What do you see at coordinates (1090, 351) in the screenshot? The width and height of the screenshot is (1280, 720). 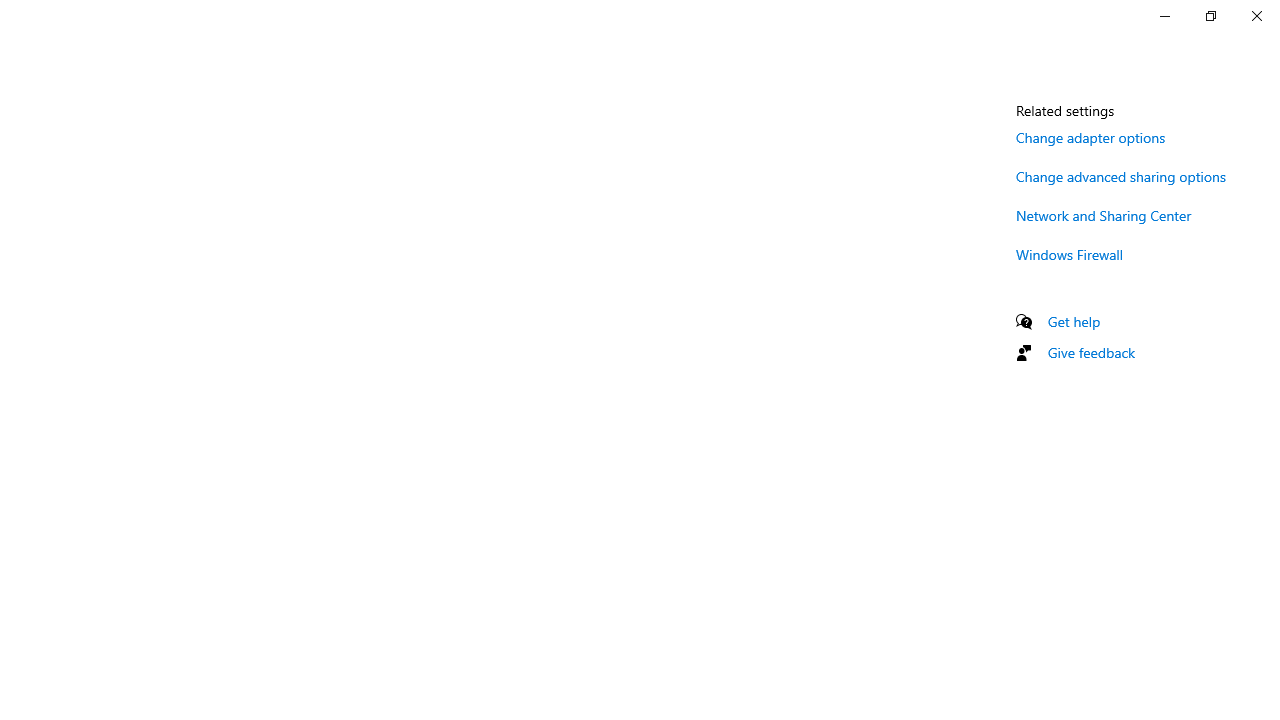 I see `'Give feedback'` at bounding box center [1090, 351].